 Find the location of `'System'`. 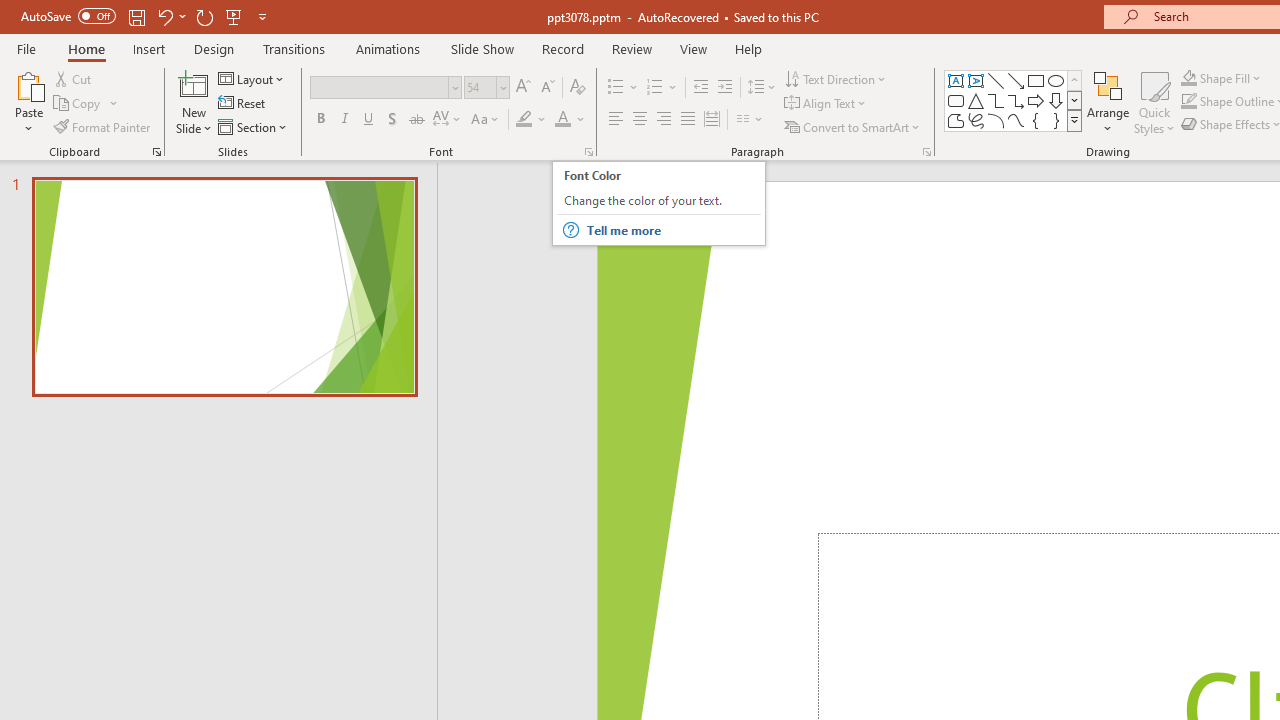

'System' is located at coordinates (10, 11).